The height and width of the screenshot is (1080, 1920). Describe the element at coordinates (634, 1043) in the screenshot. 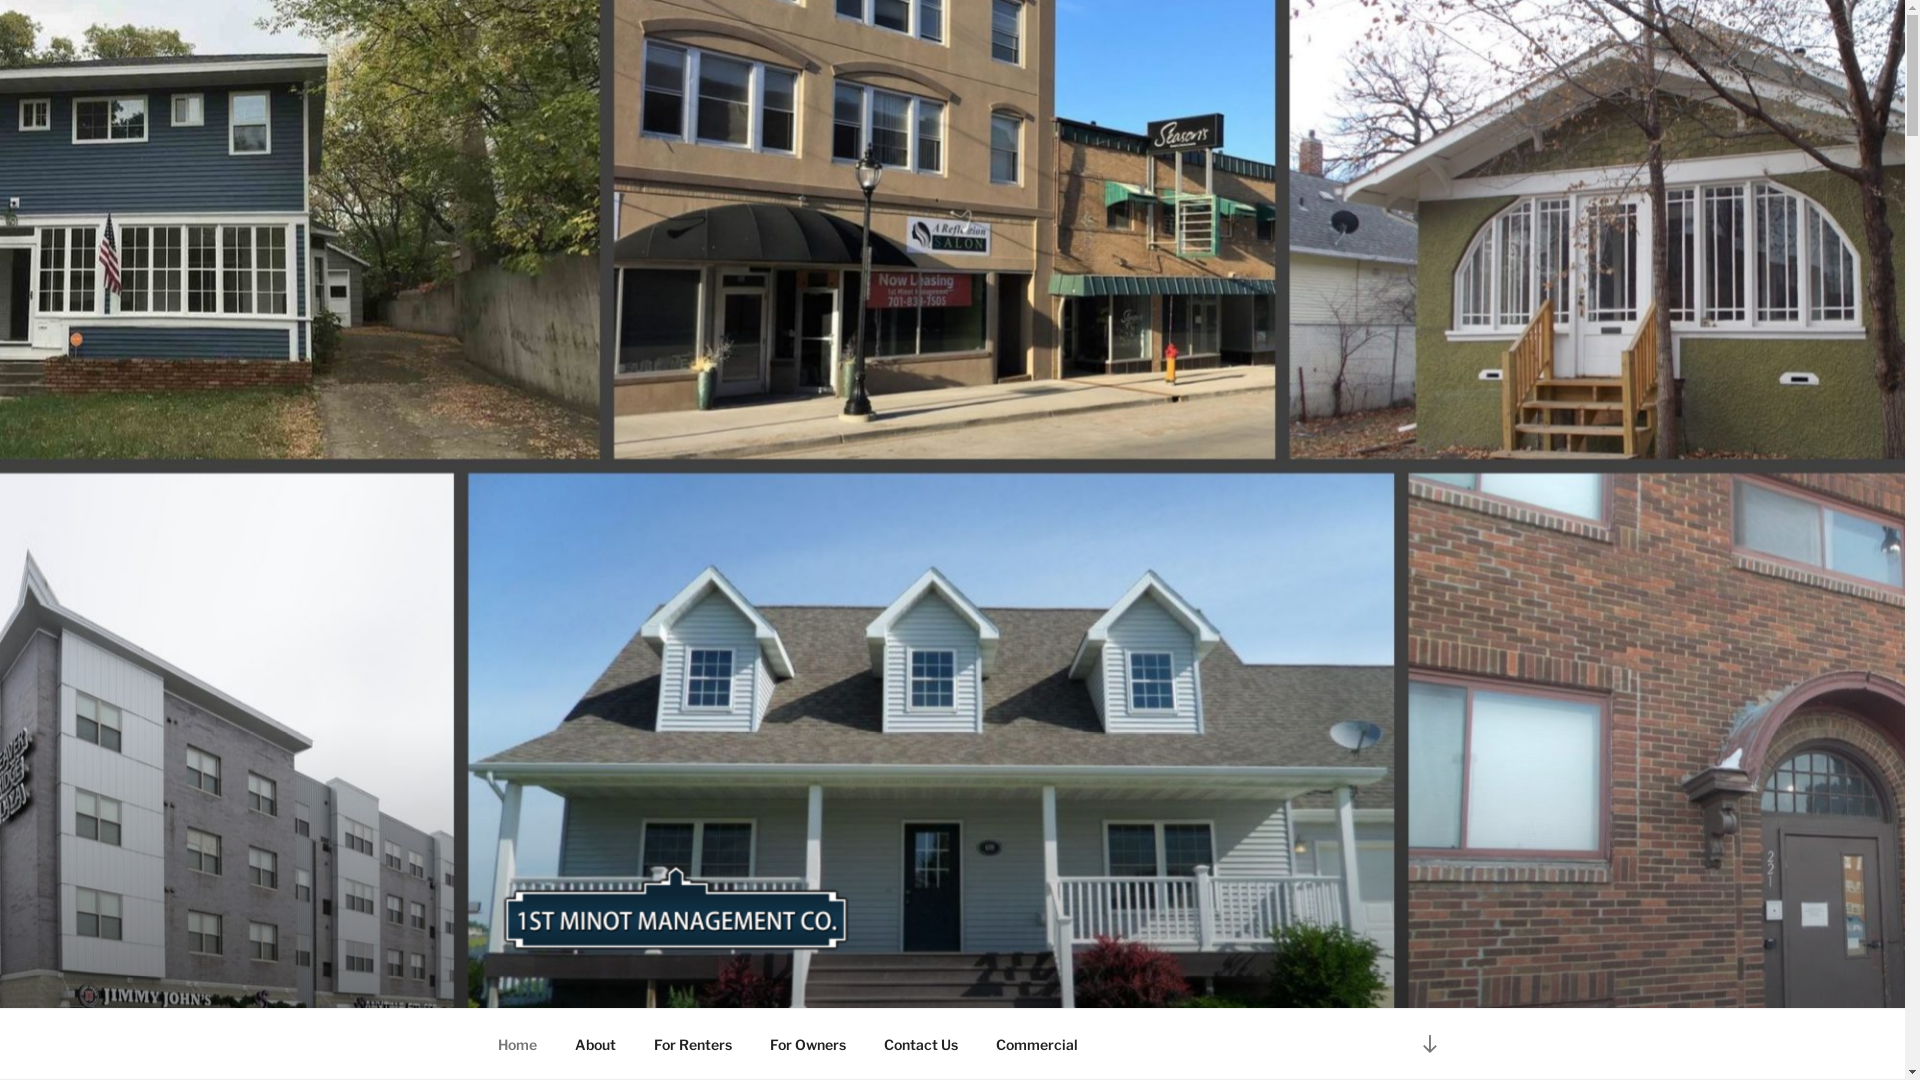

I see `'For Renters'` at that location.